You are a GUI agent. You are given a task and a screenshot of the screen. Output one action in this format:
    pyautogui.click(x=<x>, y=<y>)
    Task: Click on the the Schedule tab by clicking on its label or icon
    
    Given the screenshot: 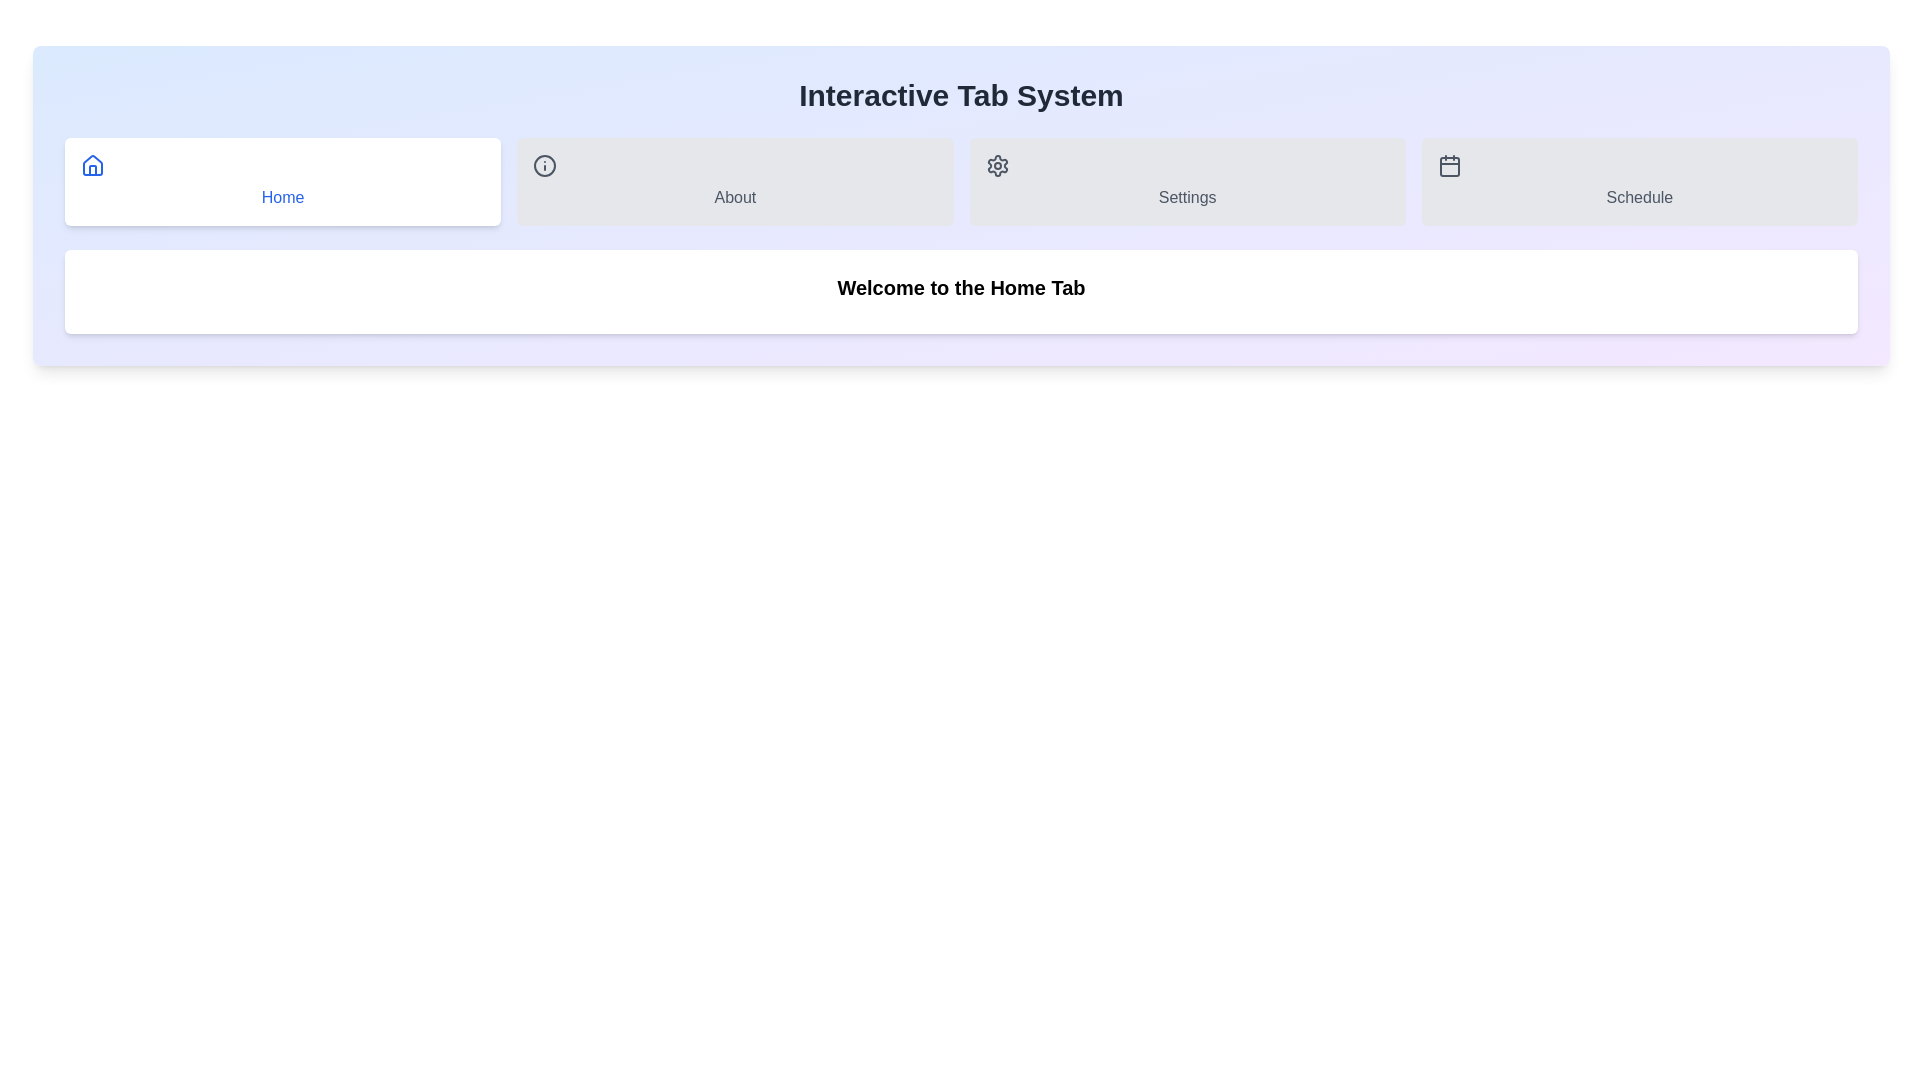 What is the action you would take?
    pyautogui.click(x=1639, y=181)
    